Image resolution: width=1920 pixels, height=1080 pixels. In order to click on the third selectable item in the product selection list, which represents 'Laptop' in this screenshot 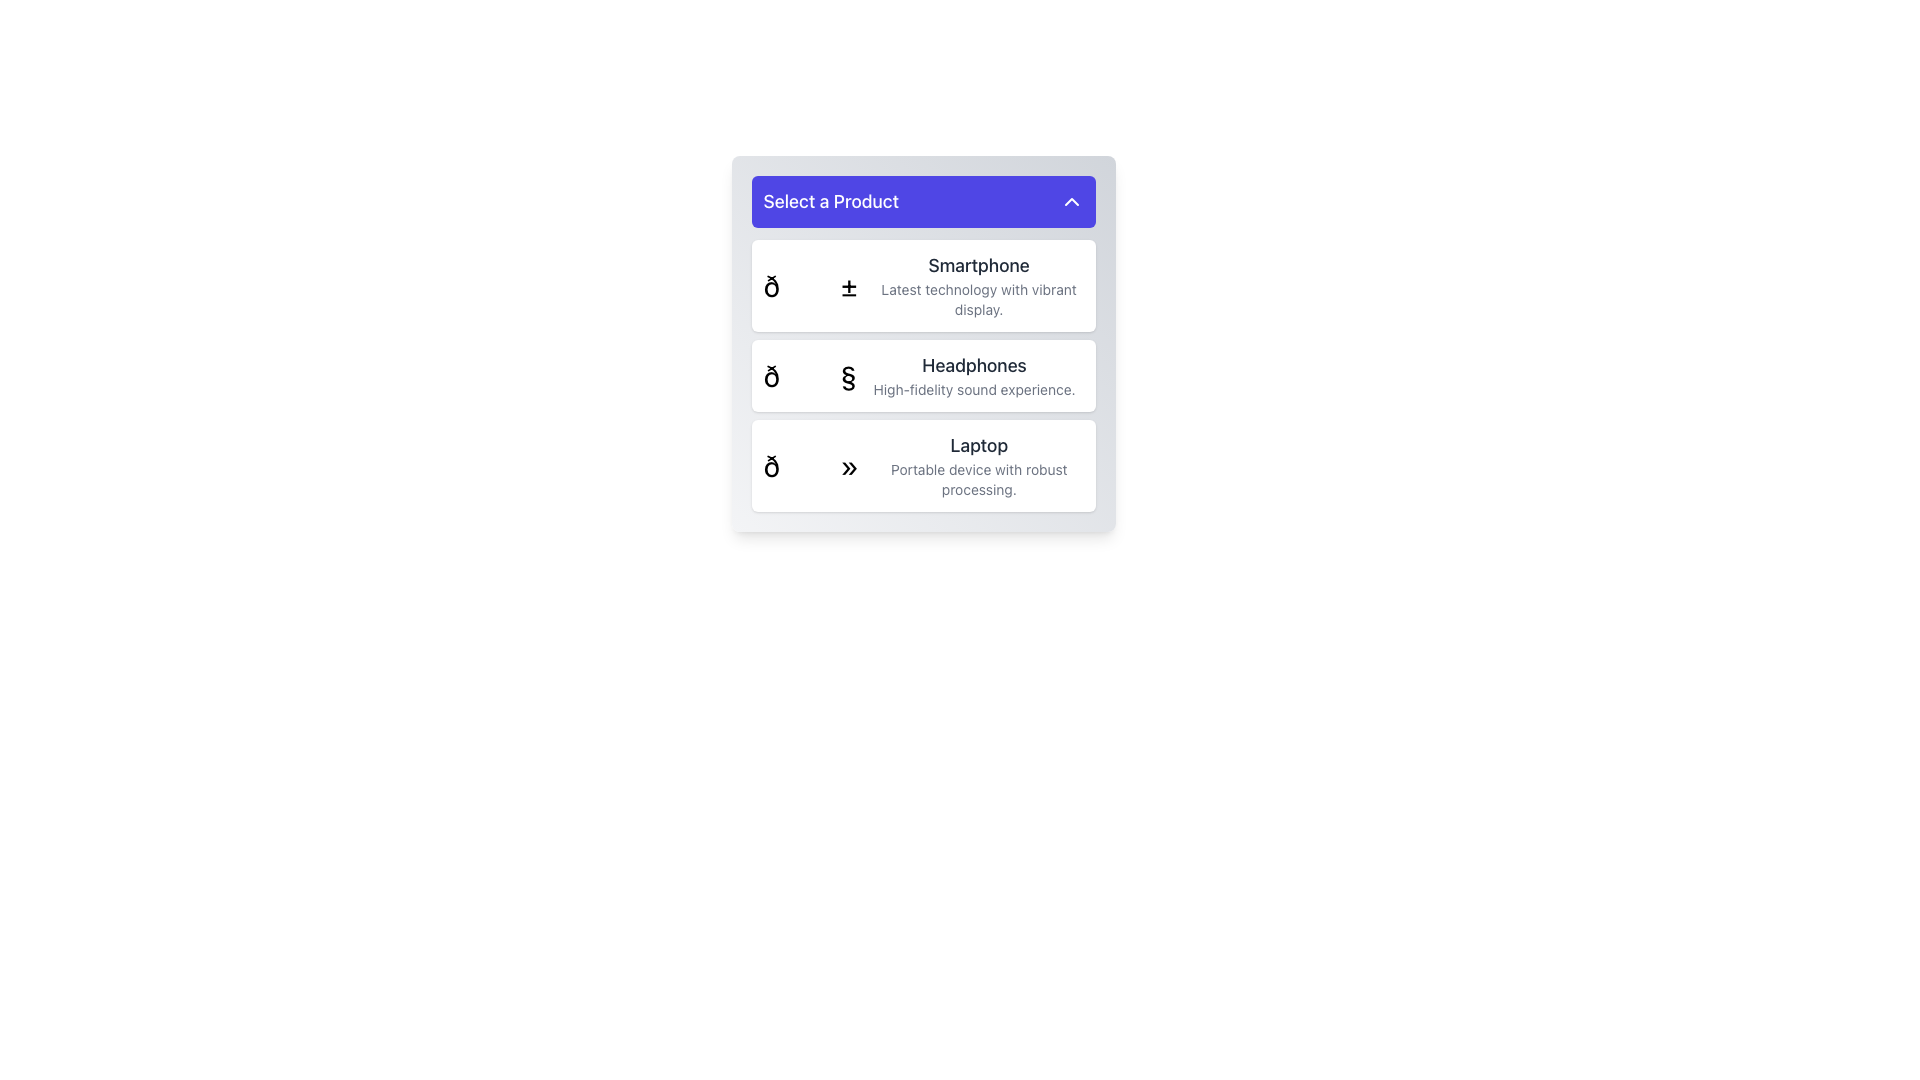, I will do `click(922, 466)`.